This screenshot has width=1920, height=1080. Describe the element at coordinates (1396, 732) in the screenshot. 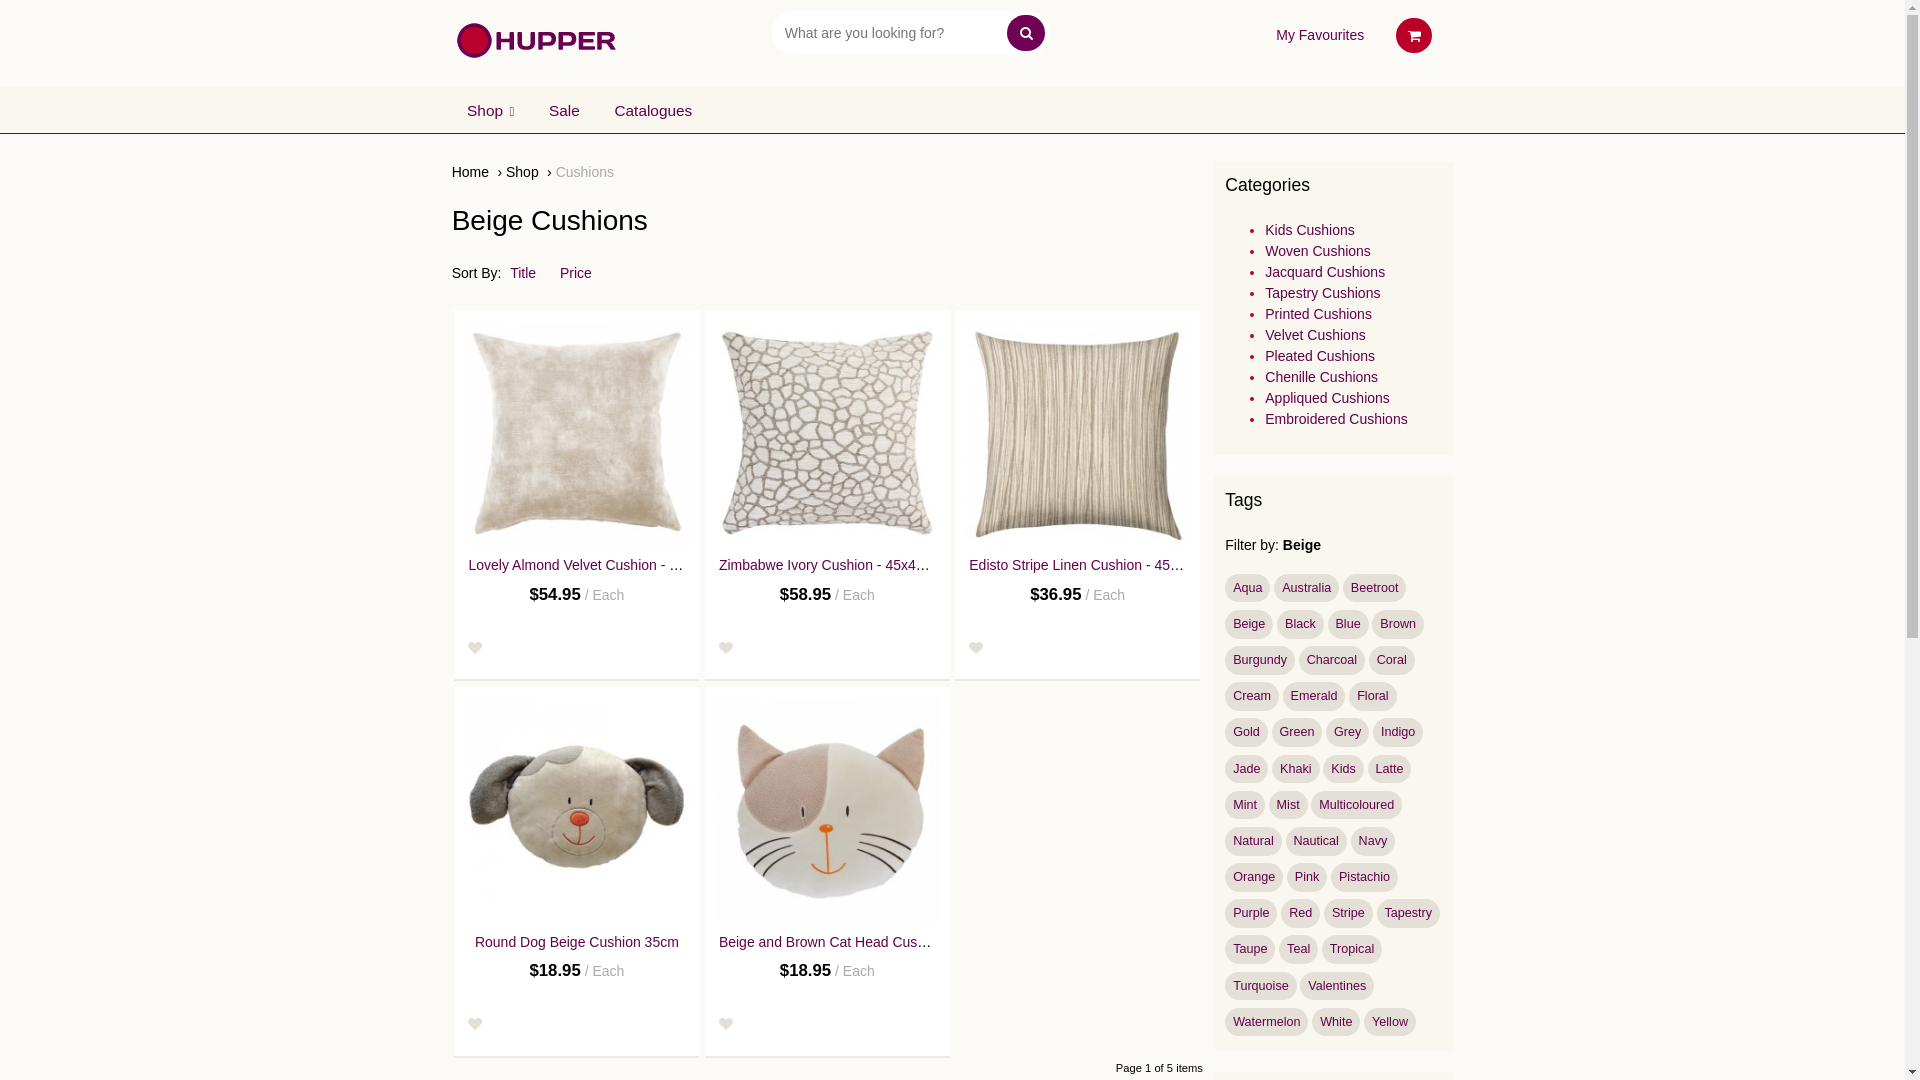

I see `'Indigo'` at that location.